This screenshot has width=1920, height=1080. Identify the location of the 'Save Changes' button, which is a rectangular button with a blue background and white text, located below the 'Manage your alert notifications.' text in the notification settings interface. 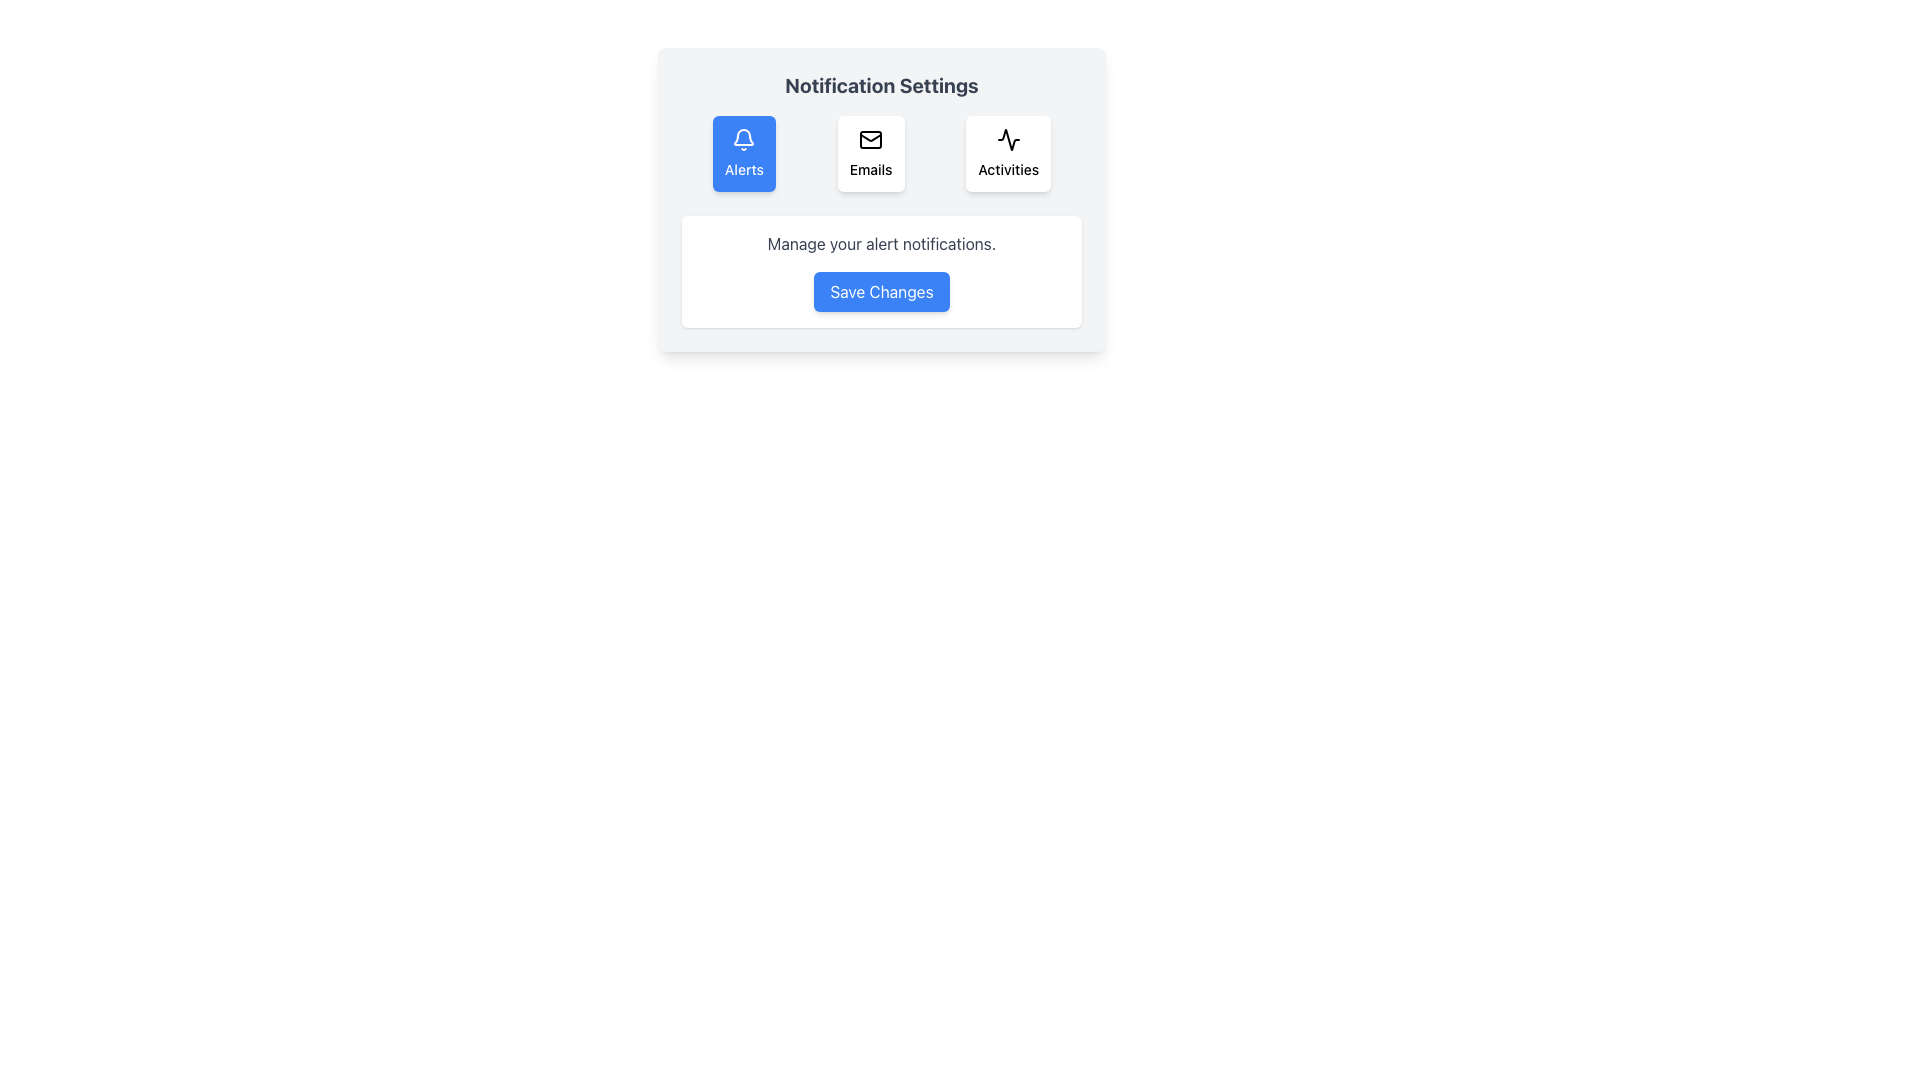
(881, 292).